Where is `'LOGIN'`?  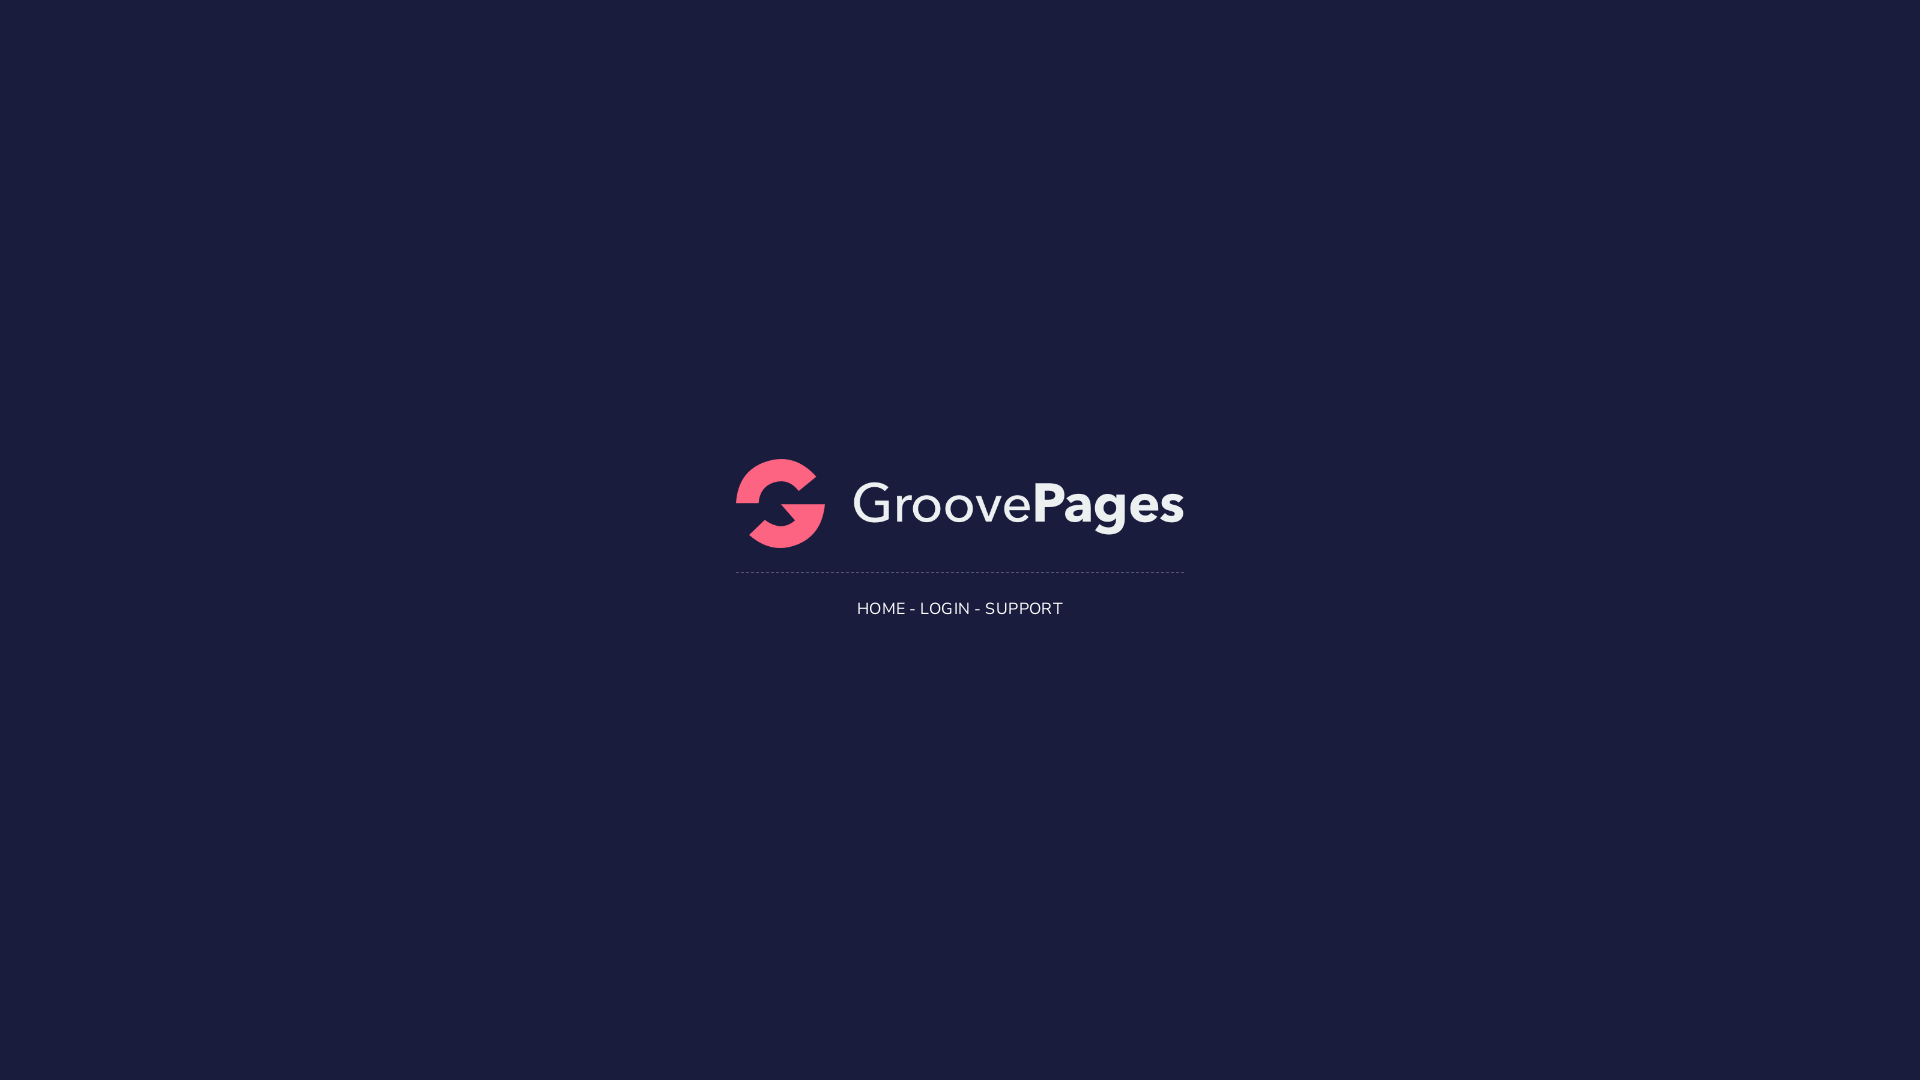 'LOGIN' is located at coordinates (944, 608).